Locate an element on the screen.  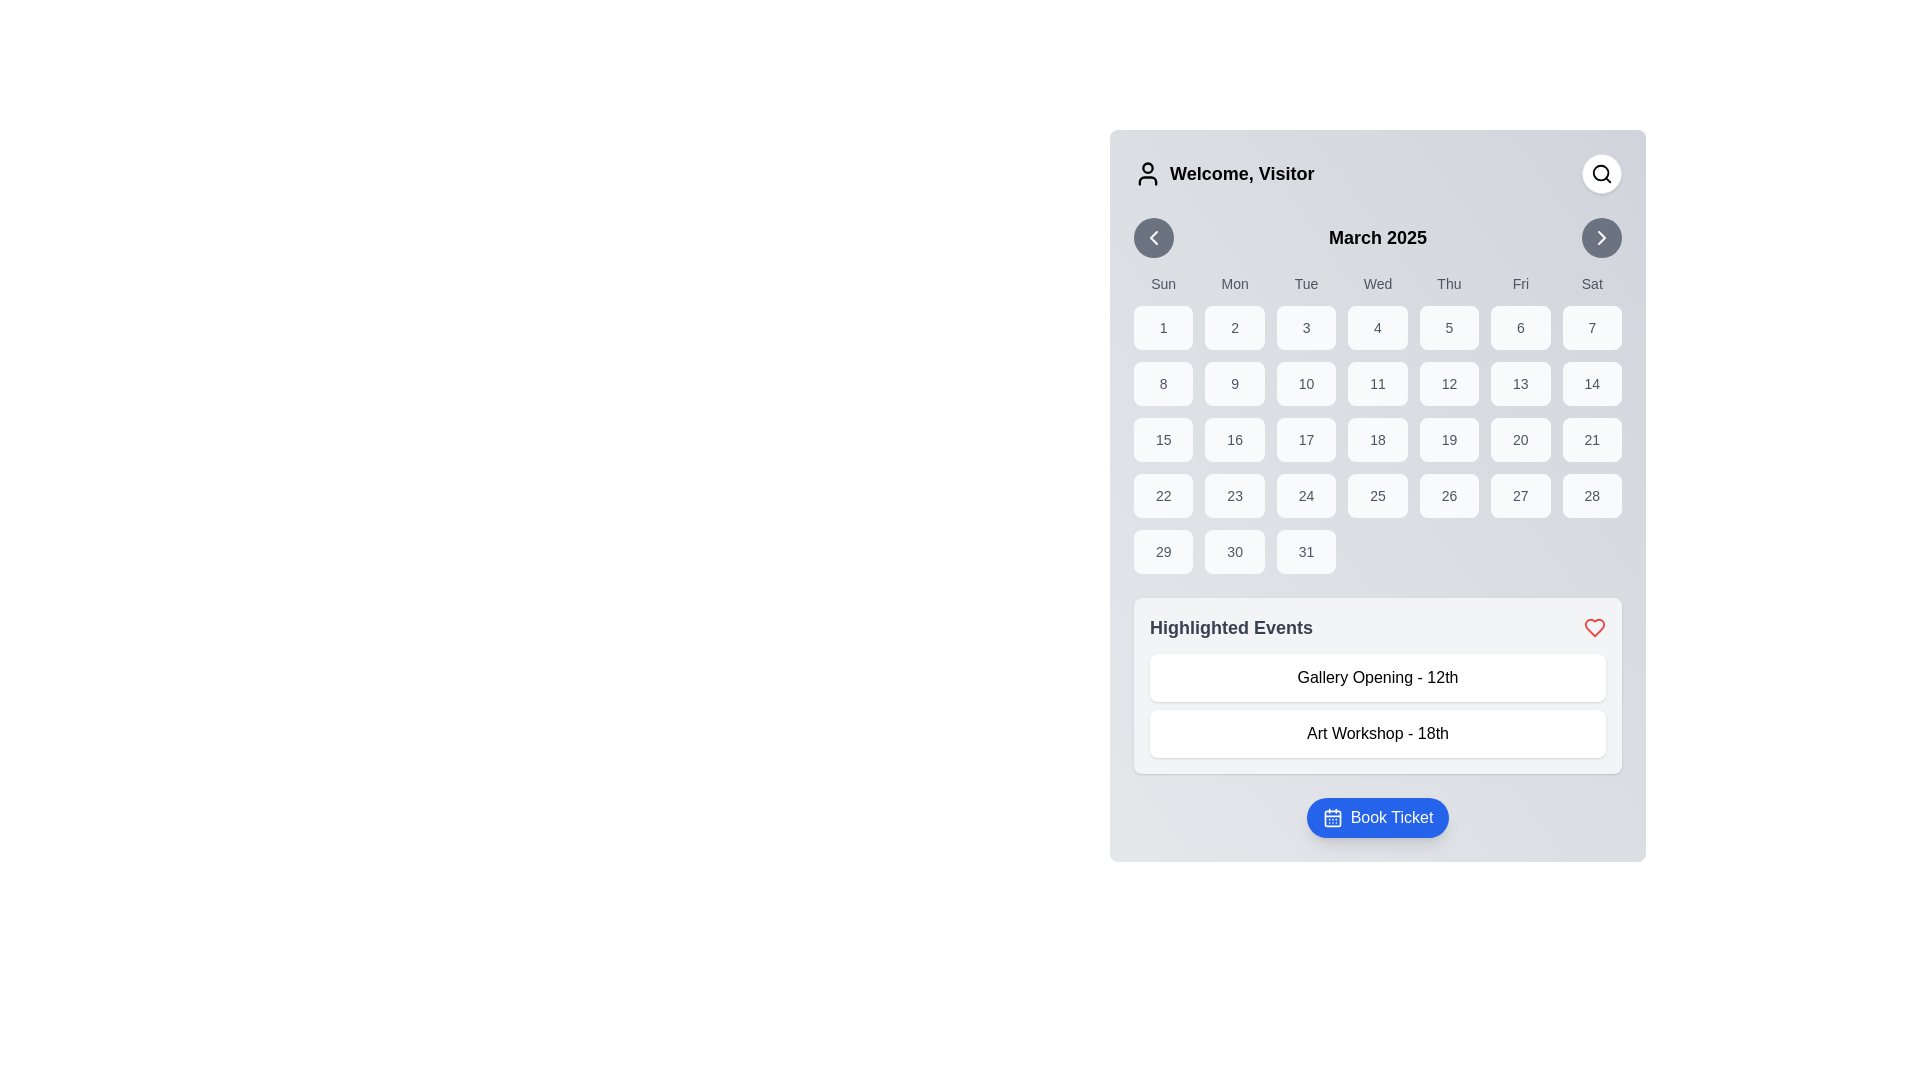
the centered arrow icon within the circular button located in the top-right corner of the interface to initiate navigation to the next page or view is located at coordinates (1602, 237).